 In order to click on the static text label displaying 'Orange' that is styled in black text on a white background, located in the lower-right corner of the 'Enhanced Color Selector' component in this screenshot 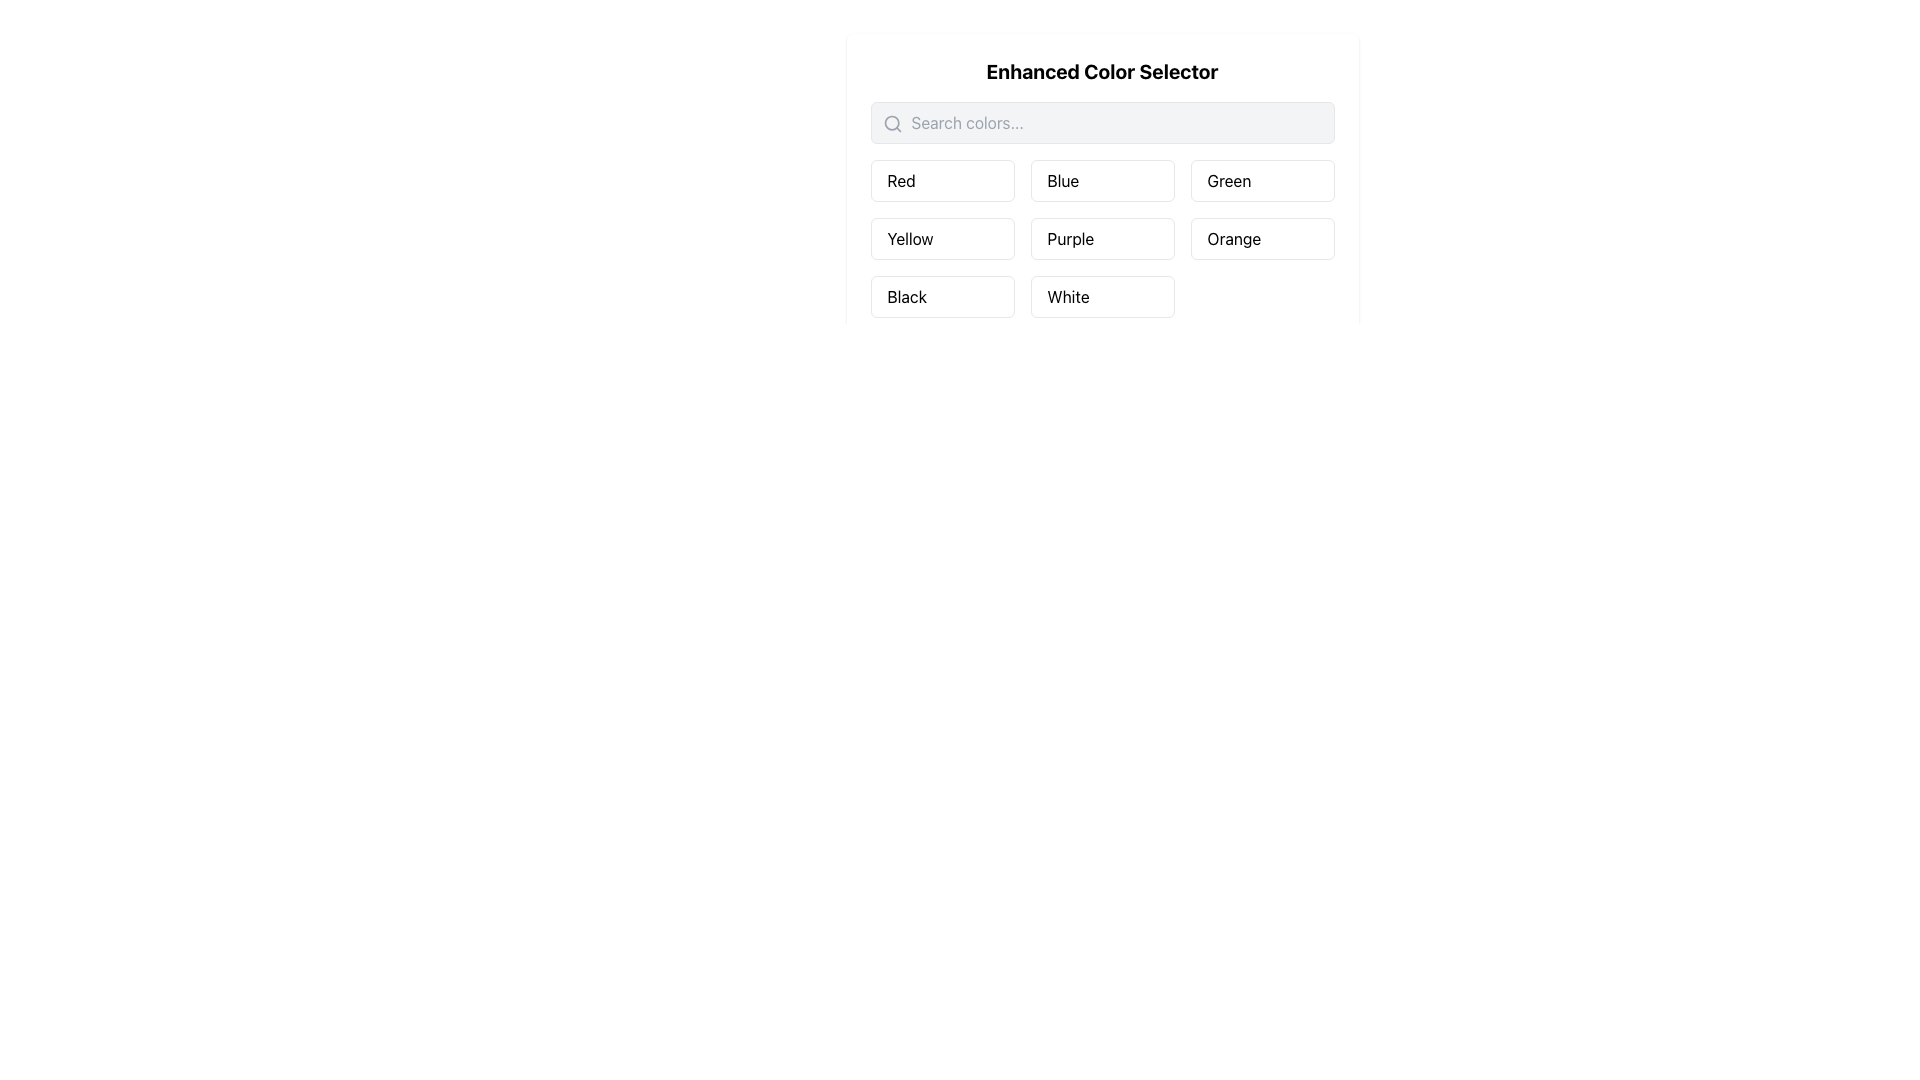, I will do `click(1233, 238)`.